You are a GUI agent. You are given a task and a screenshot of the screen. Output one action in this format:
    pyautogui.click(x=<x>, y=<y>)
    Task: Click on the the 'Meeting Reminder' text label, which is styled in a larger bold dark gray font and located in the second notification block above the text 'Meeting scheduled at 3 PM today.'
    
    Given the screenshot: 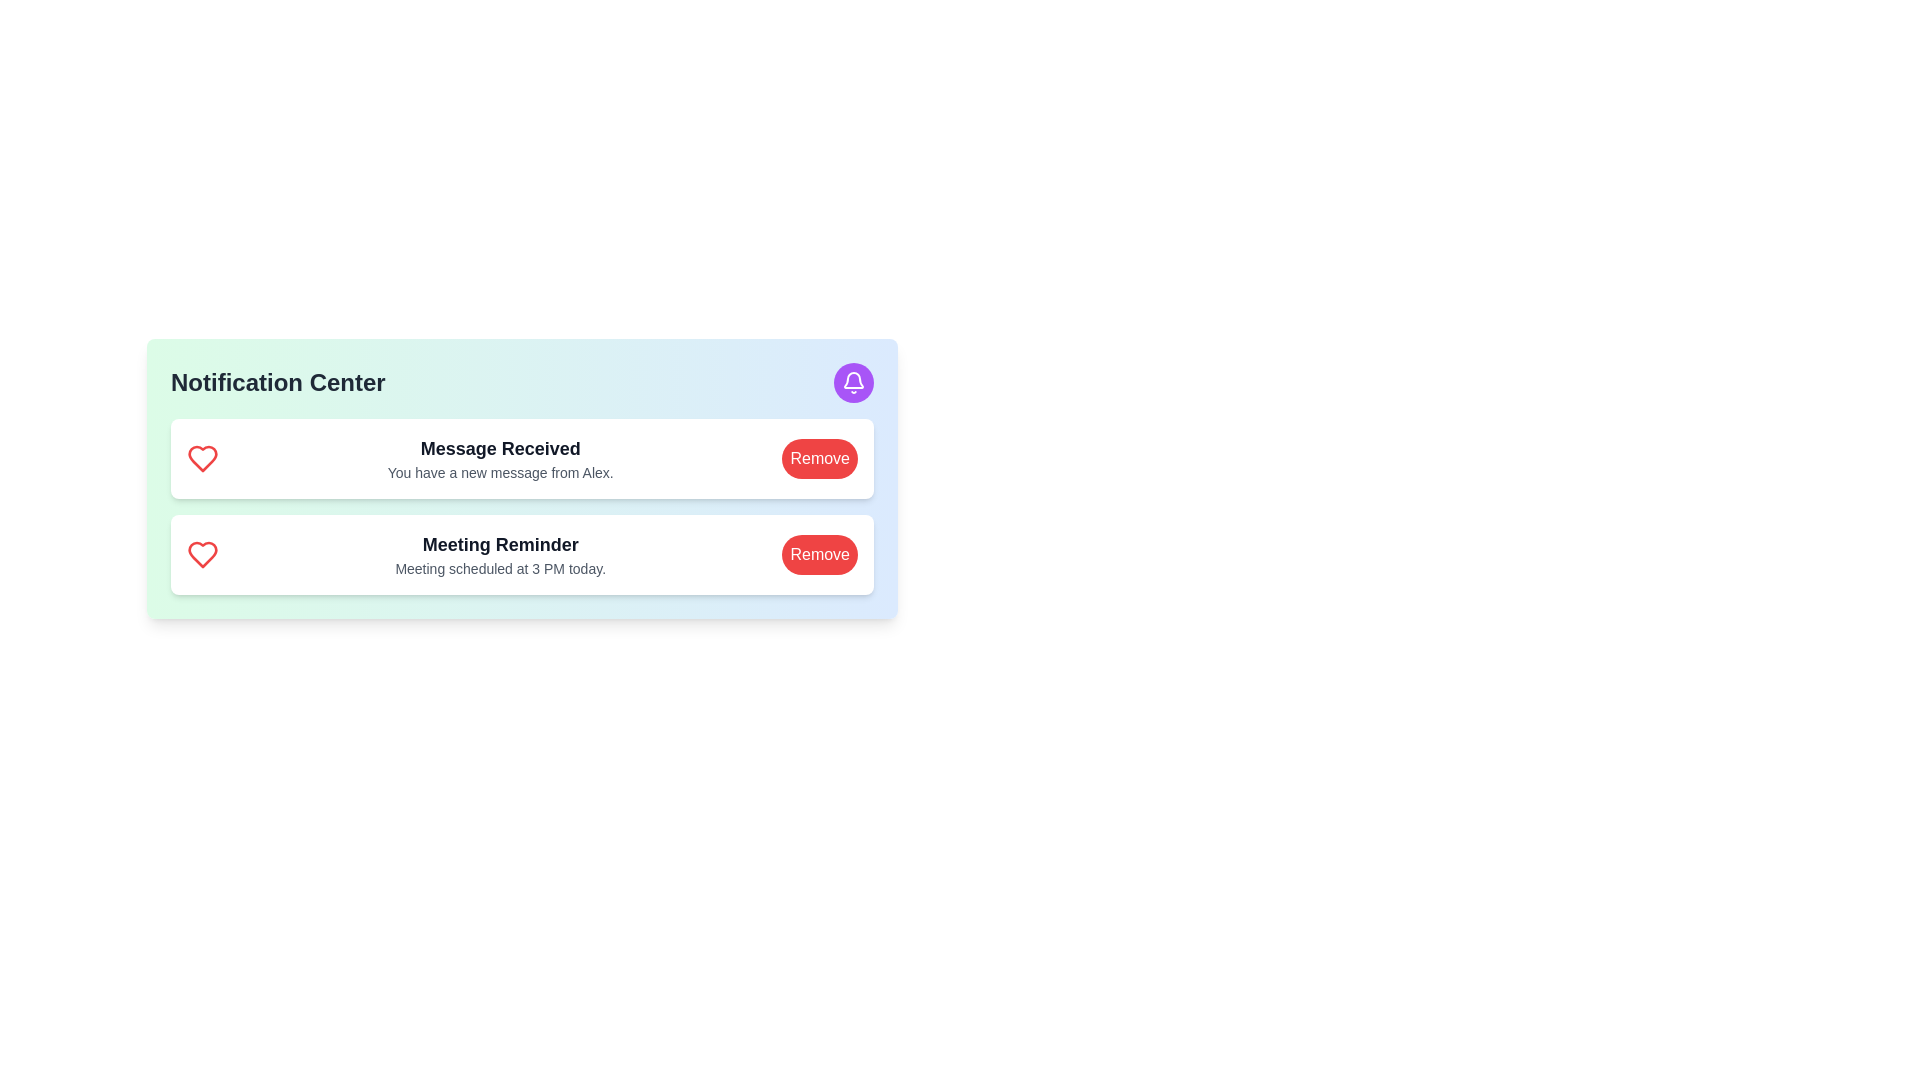 What is the action you would take?
    pyautogui.click(x=500, y=544)
    